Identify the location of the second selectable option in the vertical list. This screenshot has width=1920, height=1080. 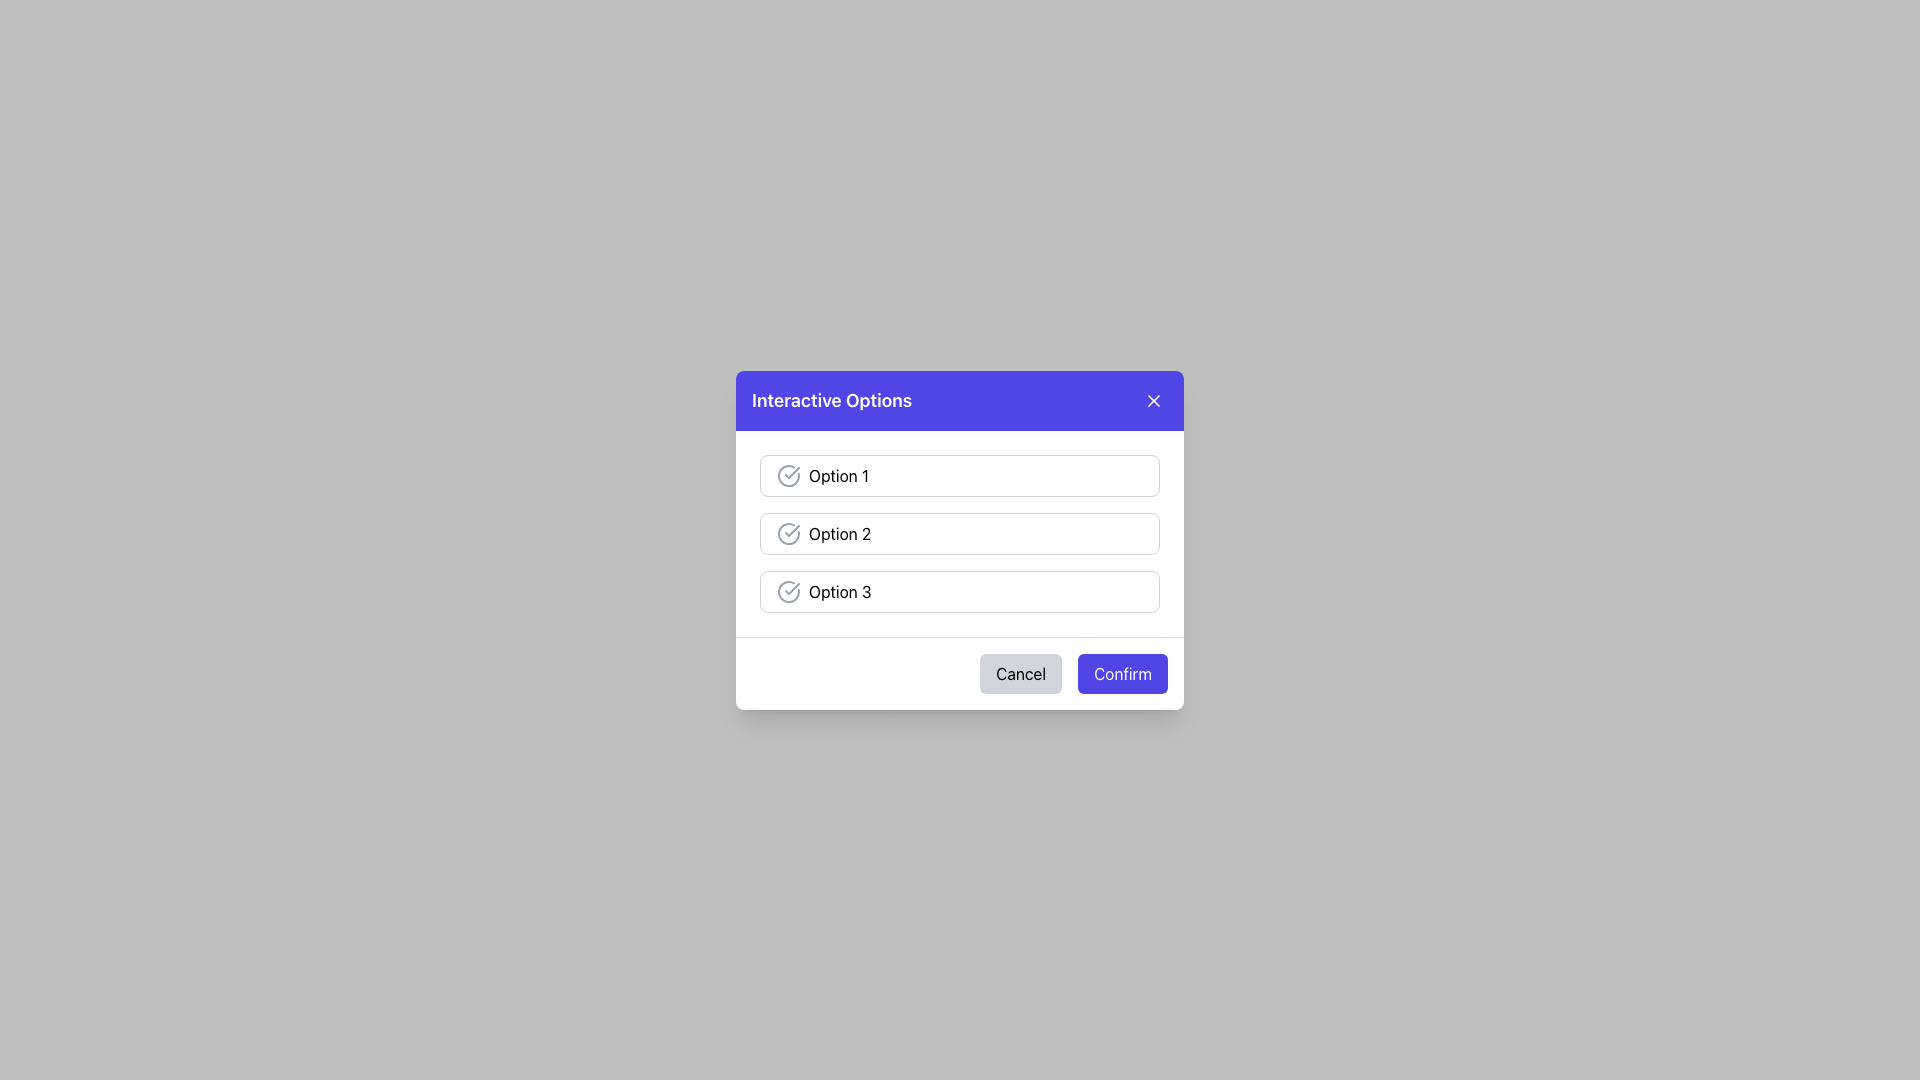
(960, 532).